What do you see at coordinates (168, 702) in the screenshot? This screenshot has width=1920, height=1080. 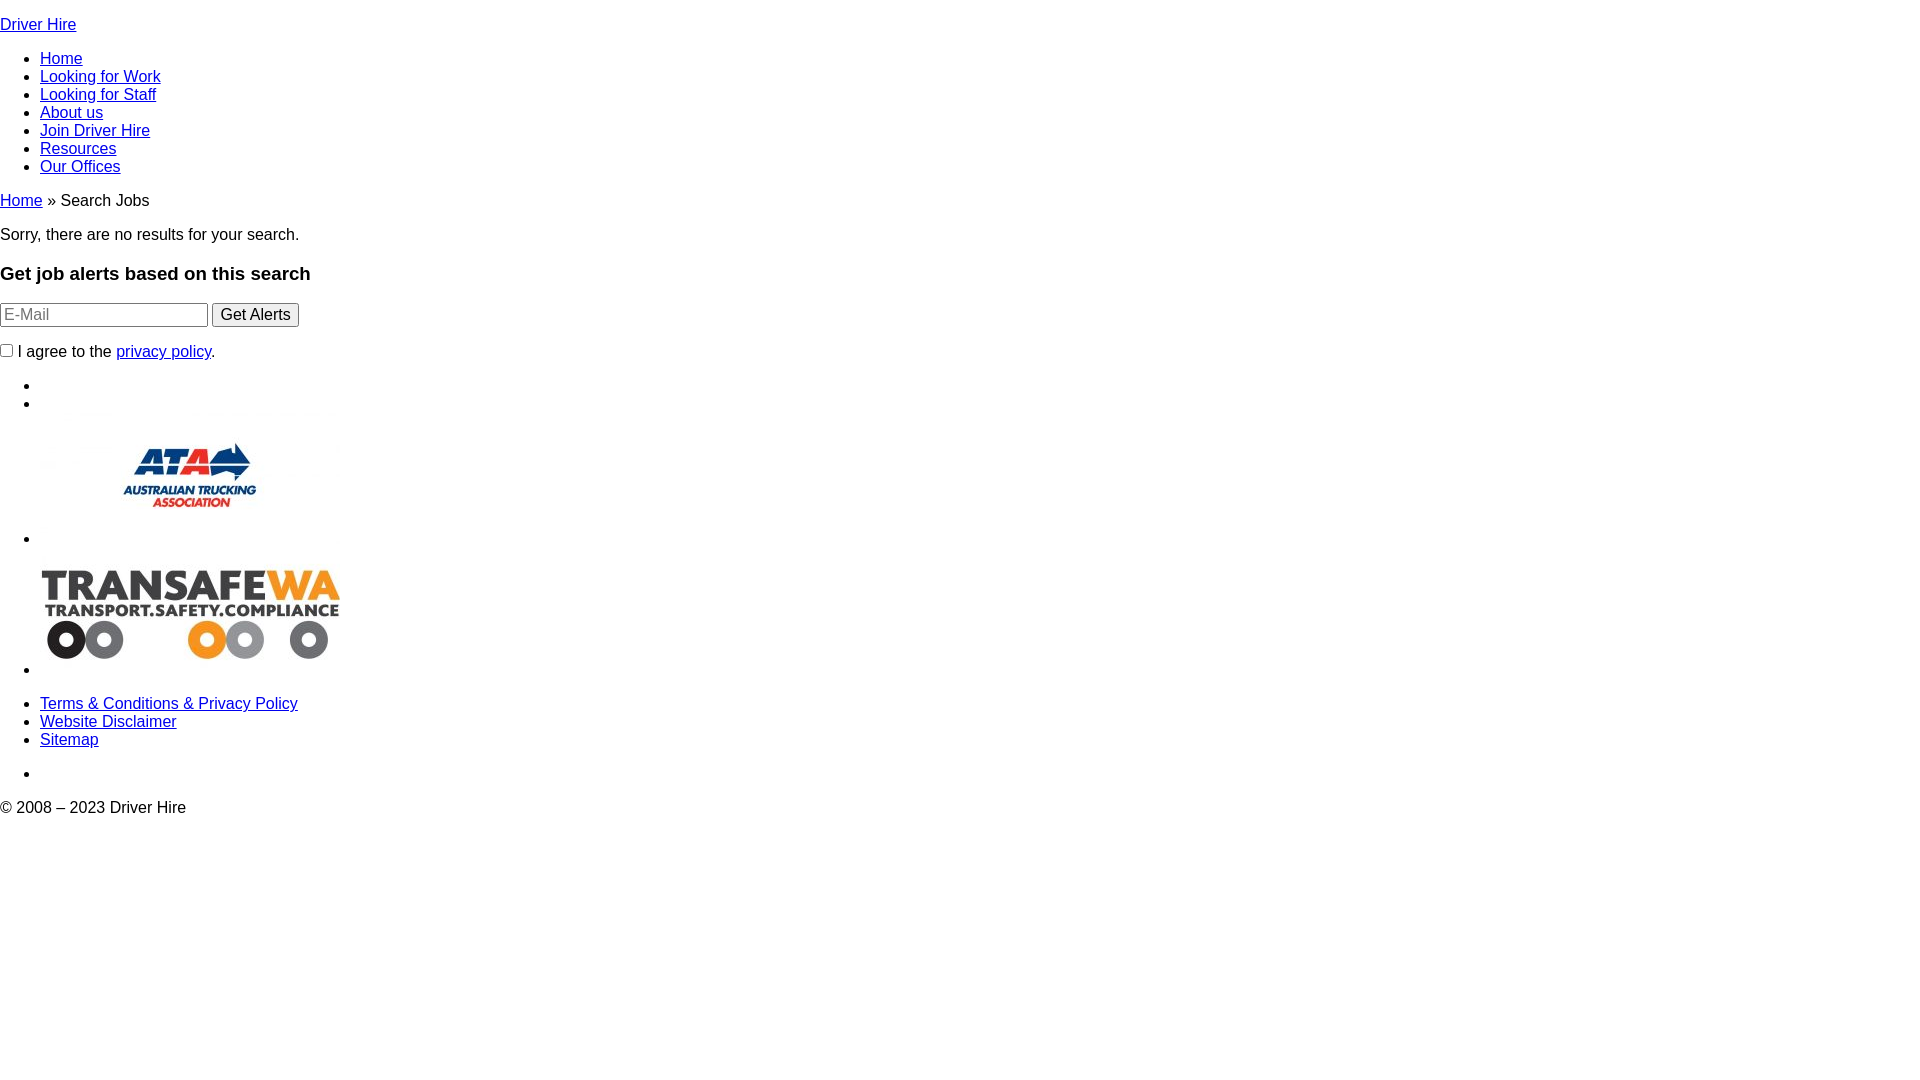 I see `'Terms & Conditions & Privacy Policy'` at bounding box center [168, 702].